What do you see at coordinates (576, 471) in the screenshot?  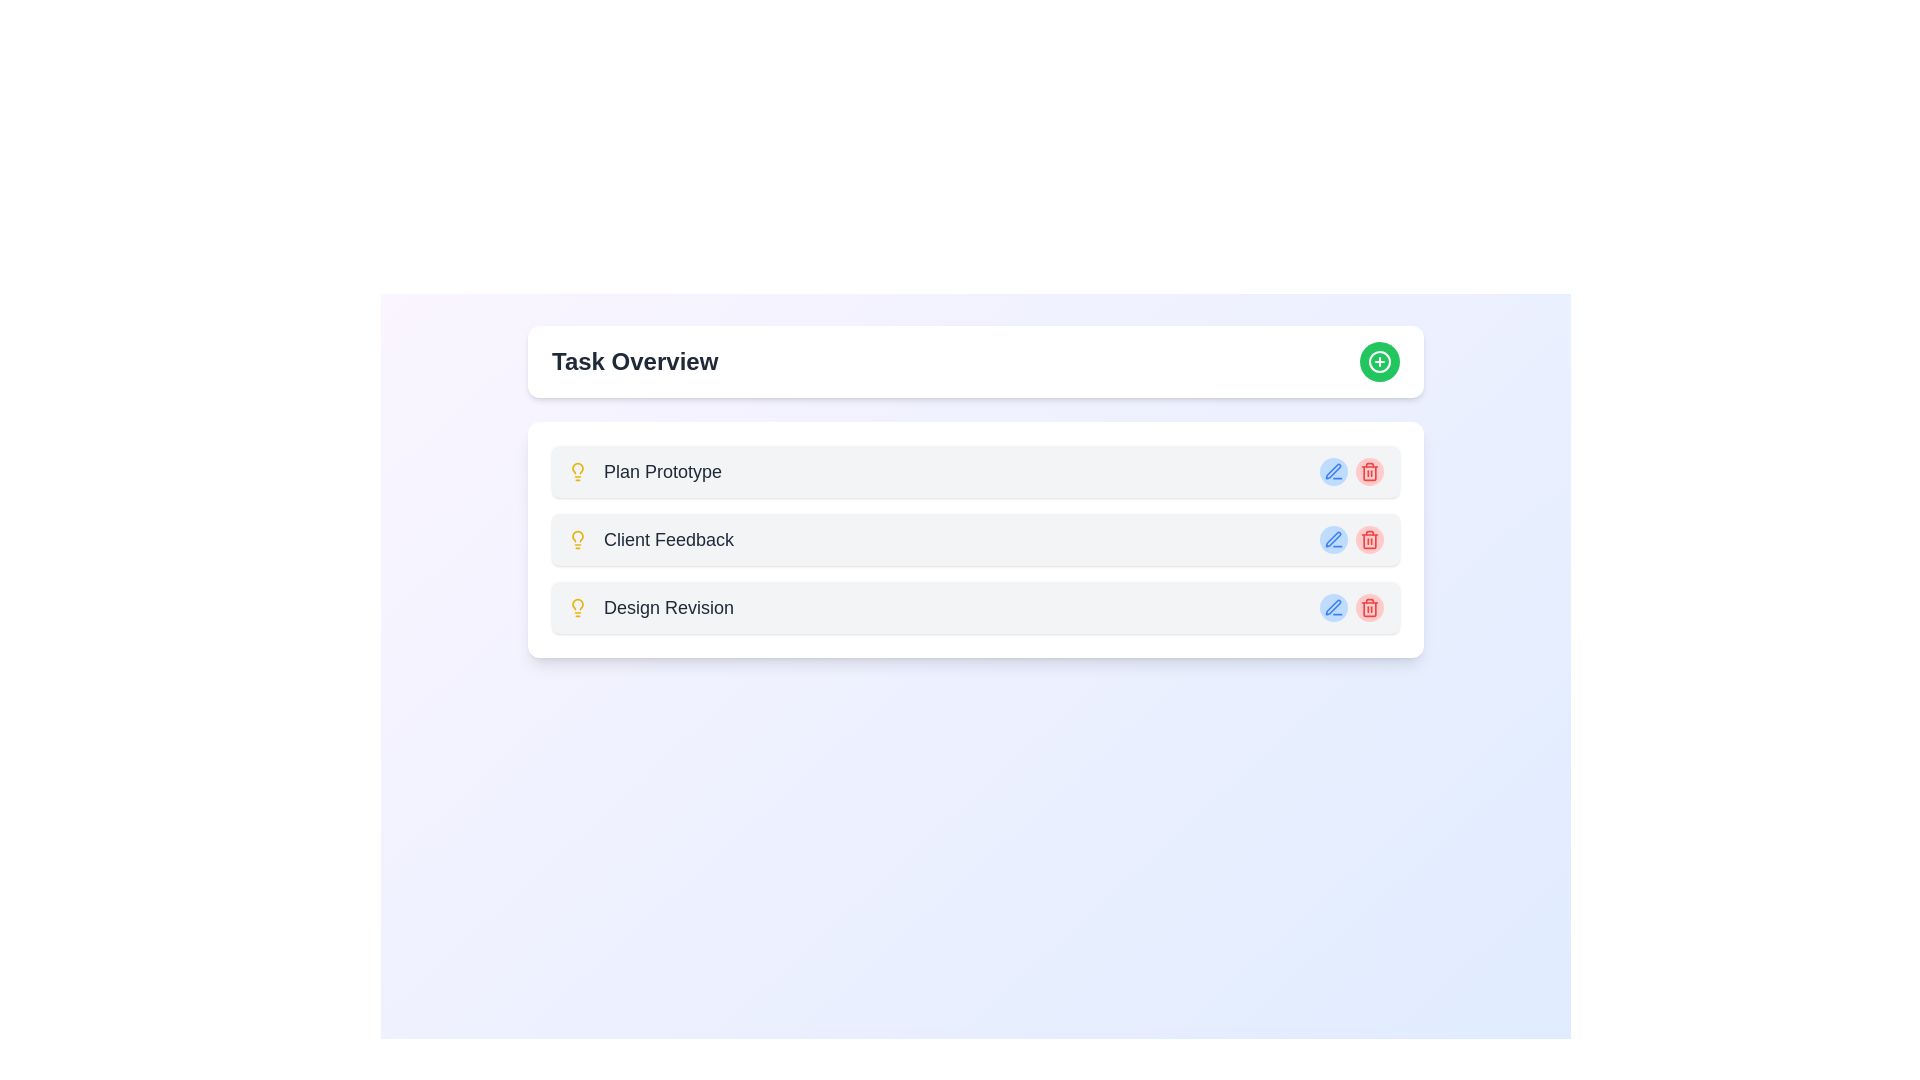 I see `the yellow lightbulb icon located on the left side of the 'Plan Prototype' text in the first row under the 'Task Overview' section` at bounding box center [576, 471].